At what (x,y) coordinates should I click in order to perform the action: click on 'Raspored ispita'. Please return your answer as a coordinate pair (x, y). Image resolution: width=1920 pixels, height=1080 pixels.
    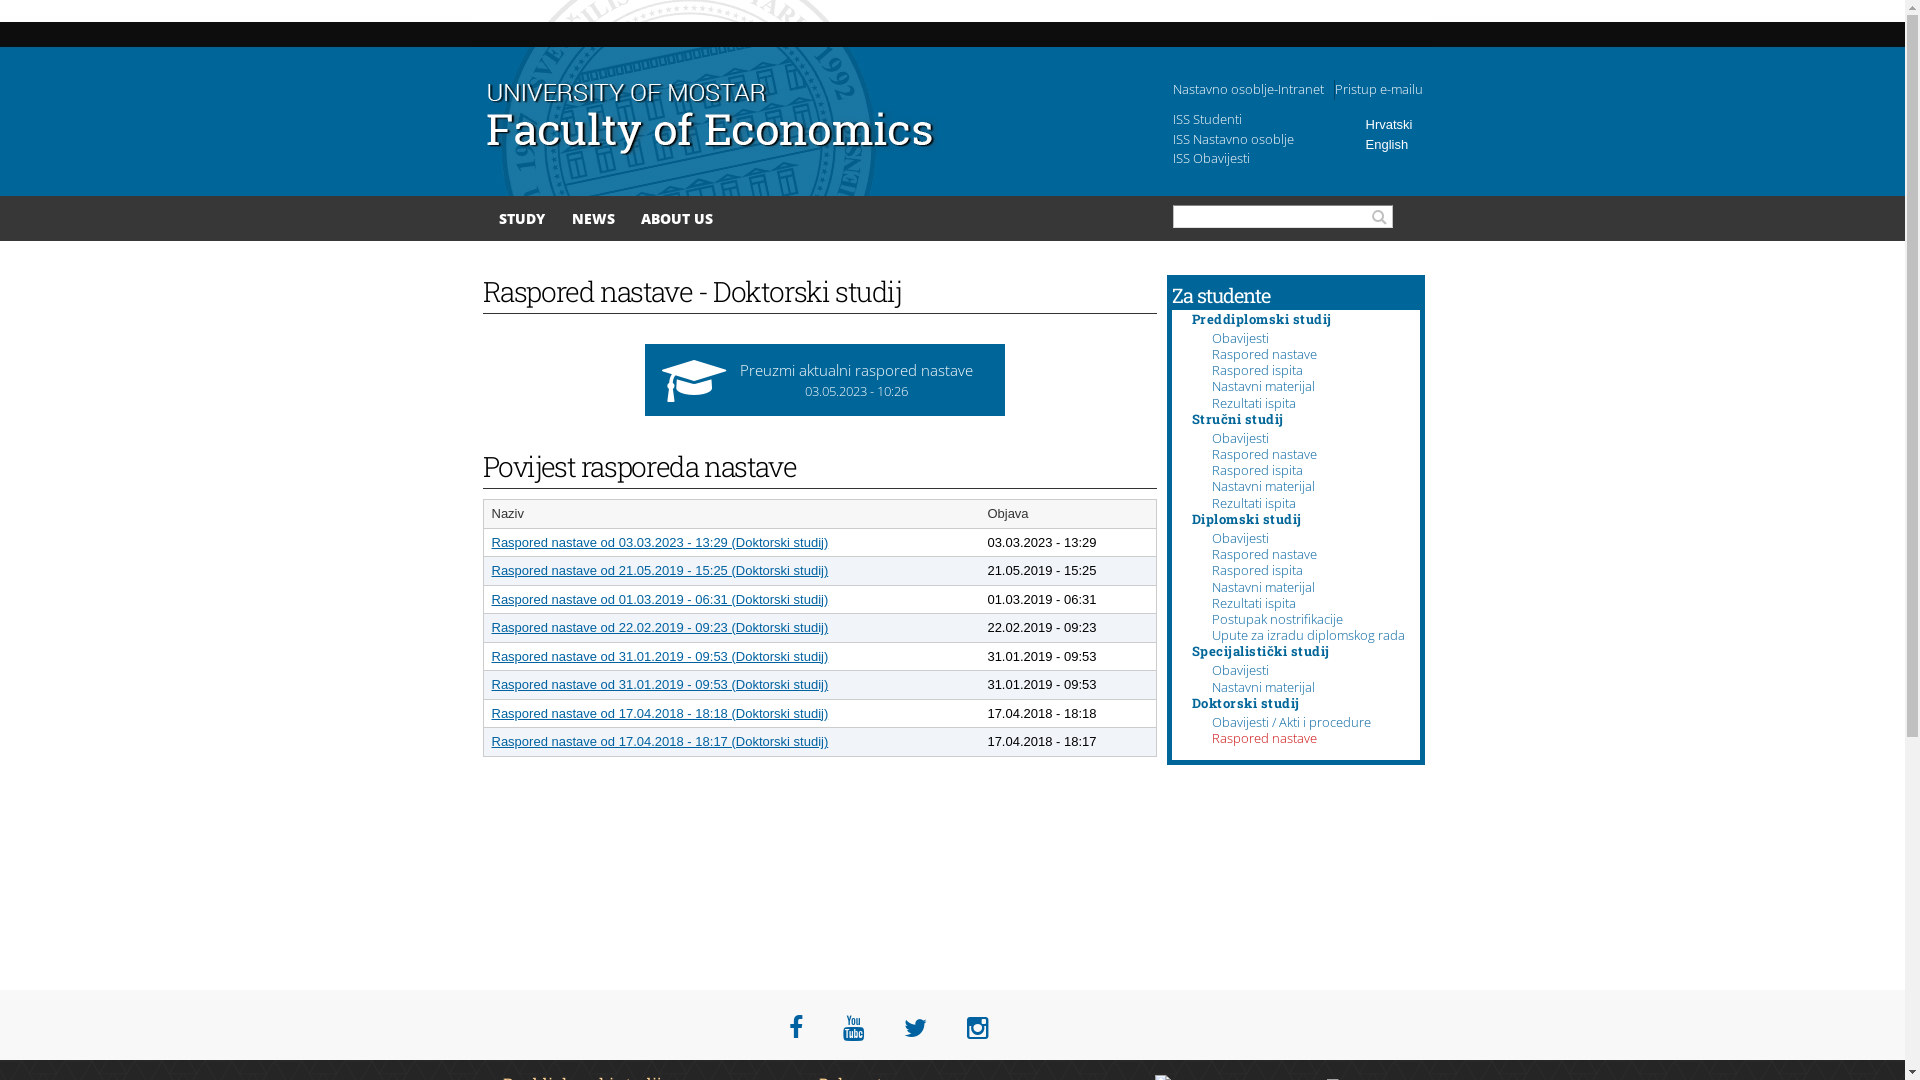
    Looking at the image, I should click on (1256, 570).